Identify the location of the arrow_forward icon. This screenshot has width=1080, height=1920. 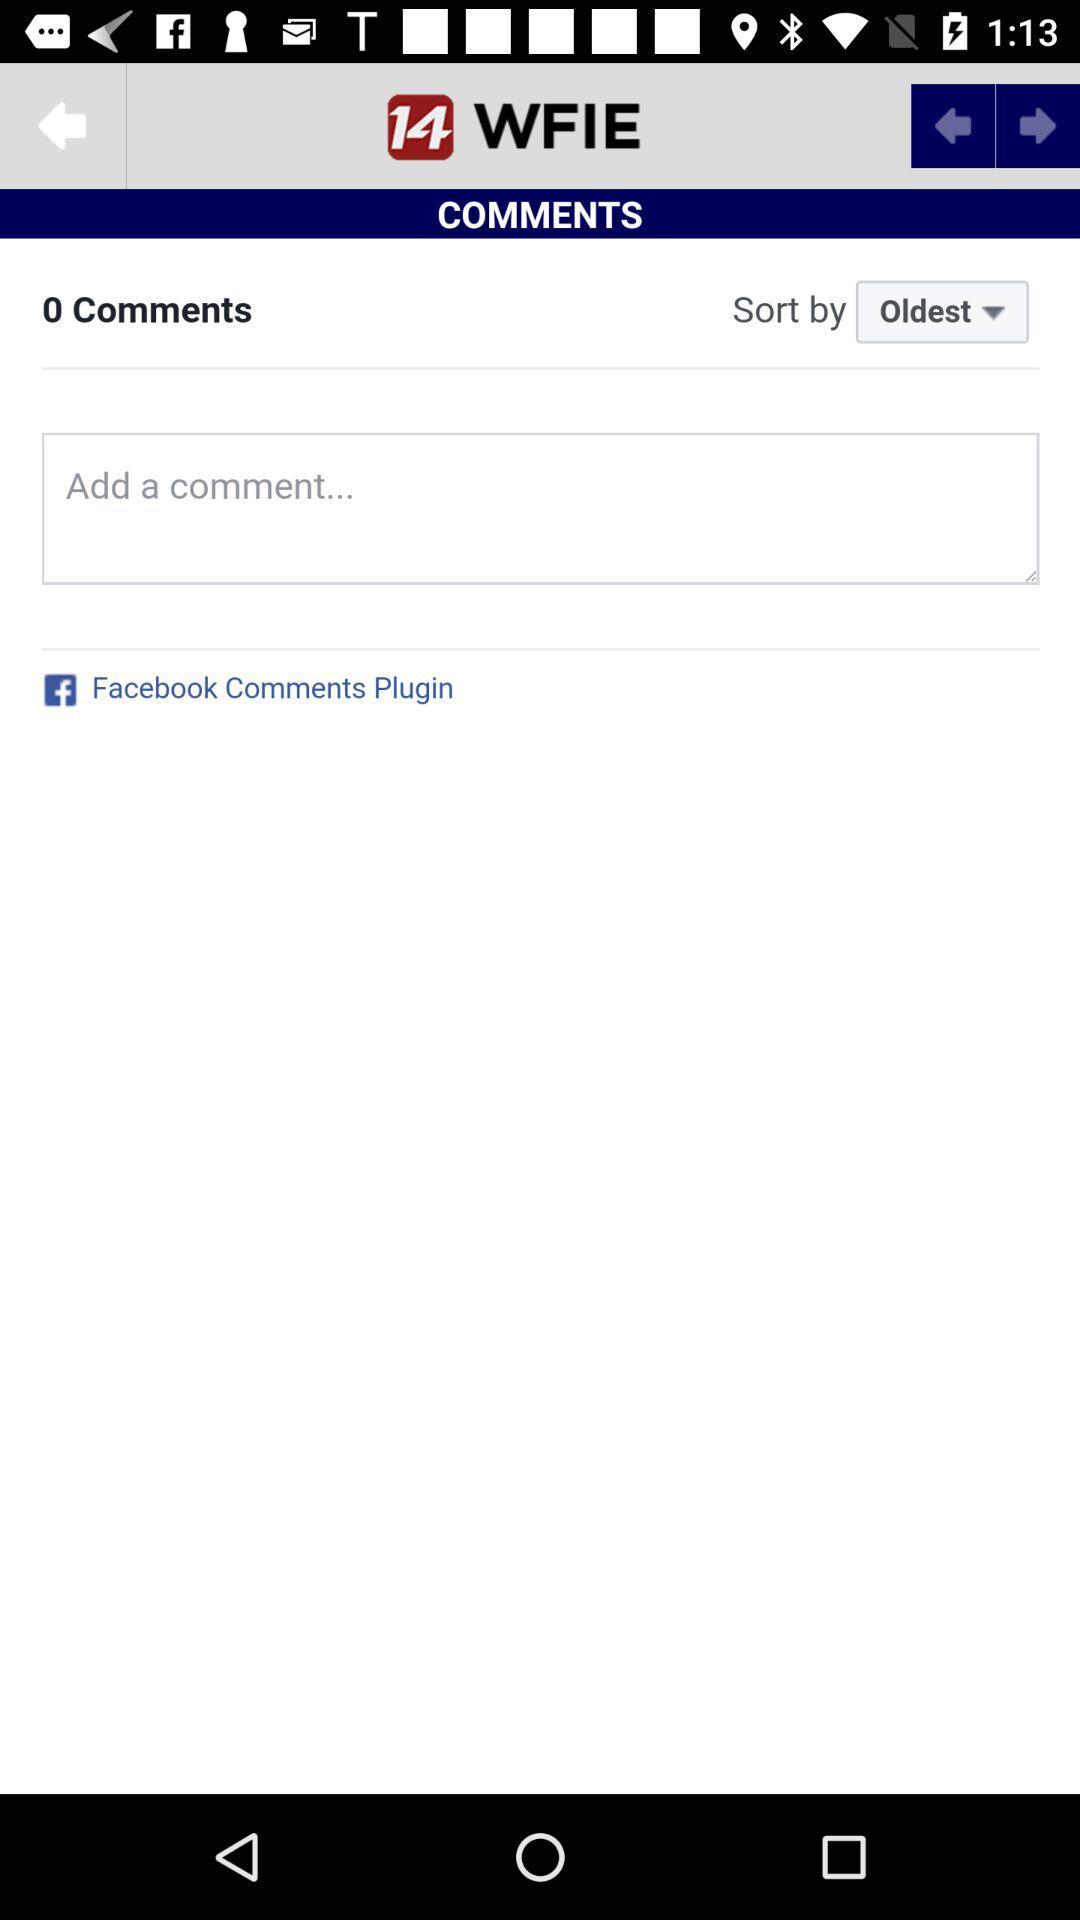
(1036, 124).